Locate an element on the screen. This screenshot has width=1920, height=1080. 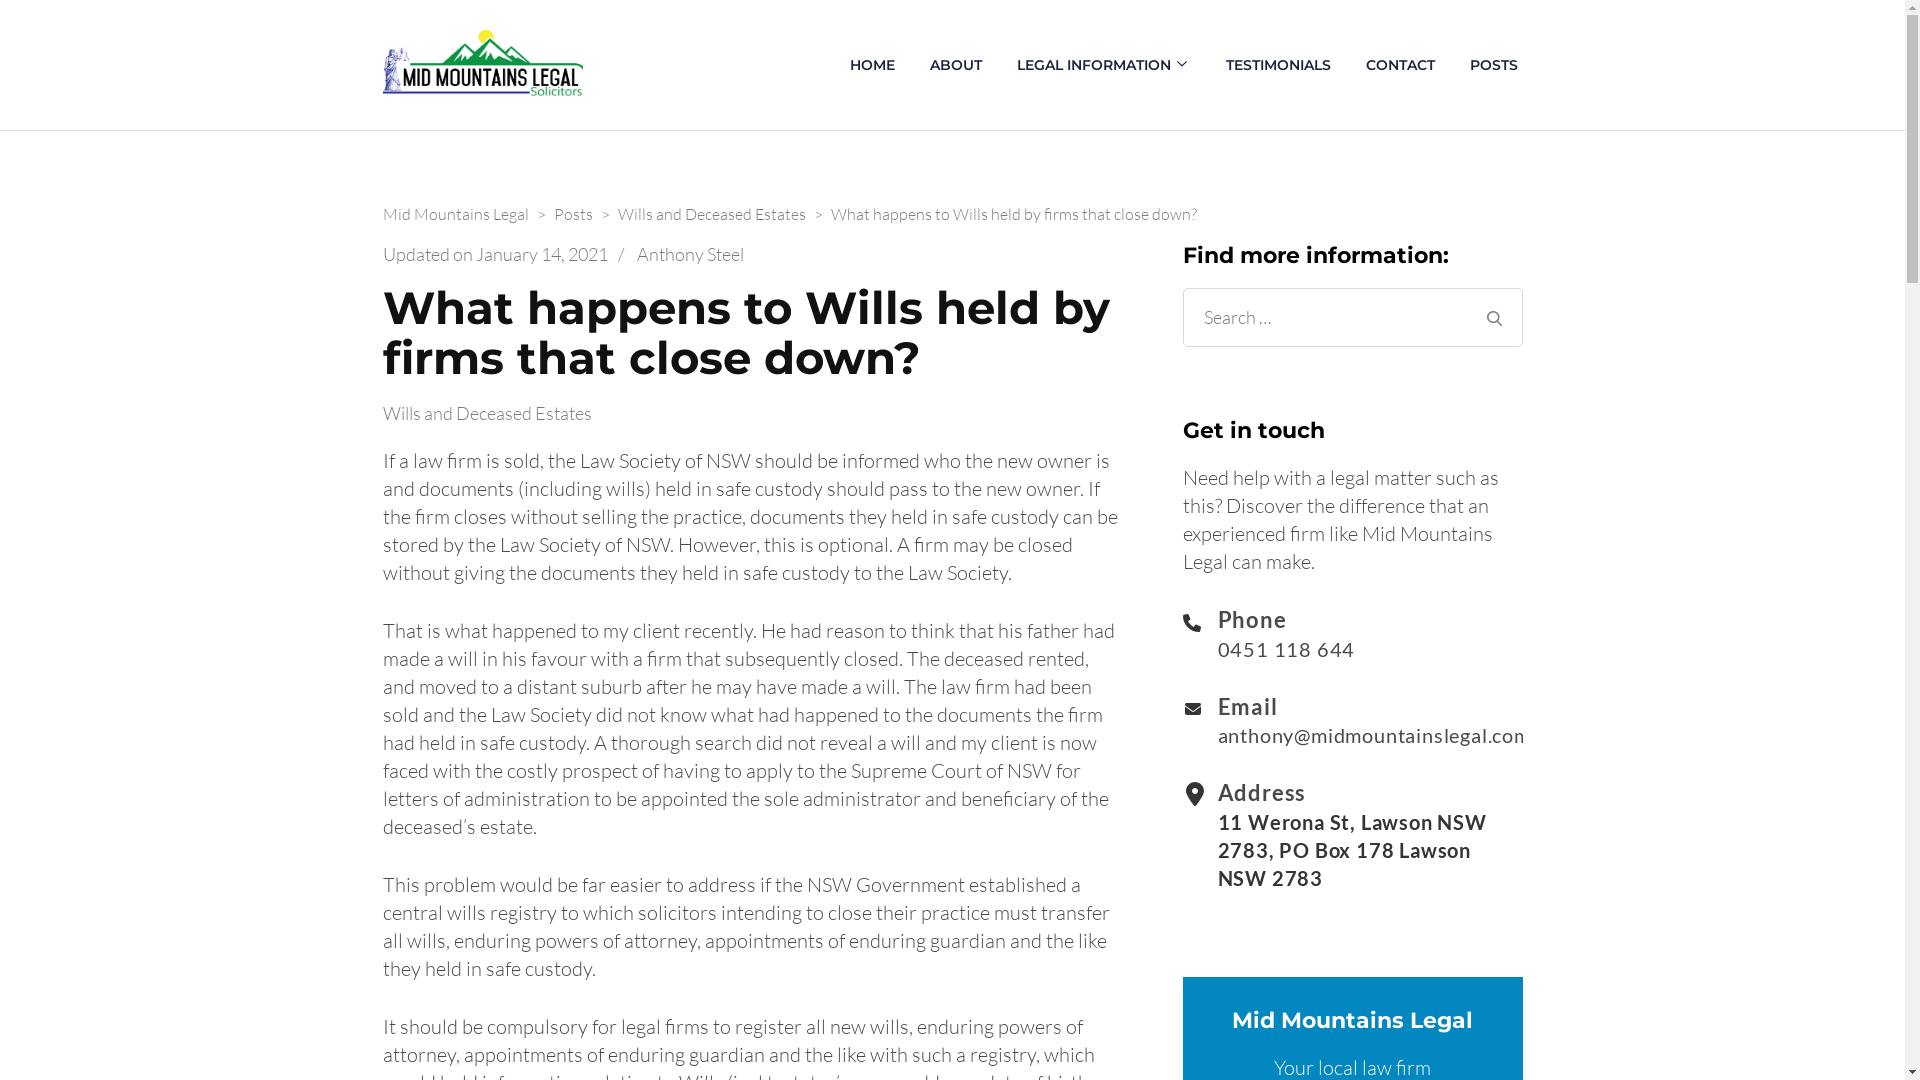
'CONTACT' is located at coordinates (1398, 64).